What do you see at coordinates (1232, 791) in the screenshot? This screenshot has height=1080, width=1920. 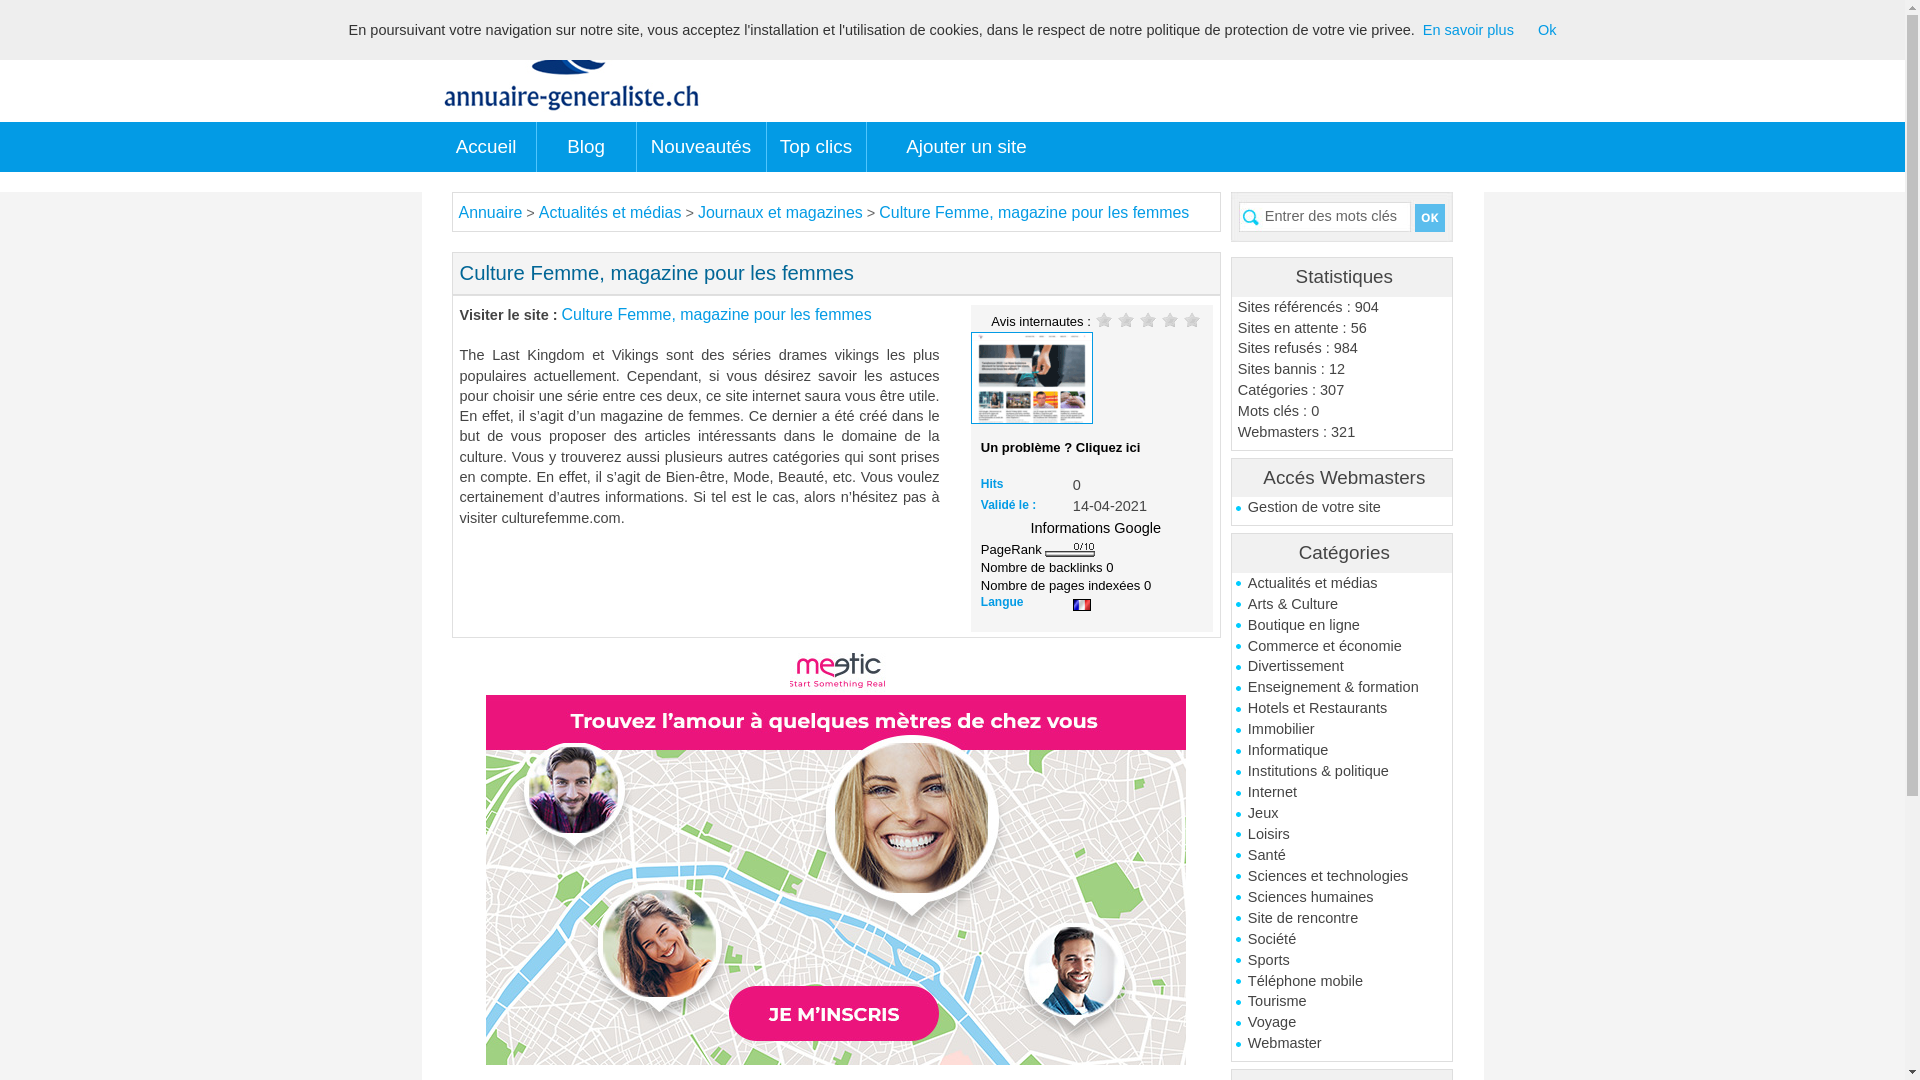 I see `'Internet'` at bounding box center [1232, 791].